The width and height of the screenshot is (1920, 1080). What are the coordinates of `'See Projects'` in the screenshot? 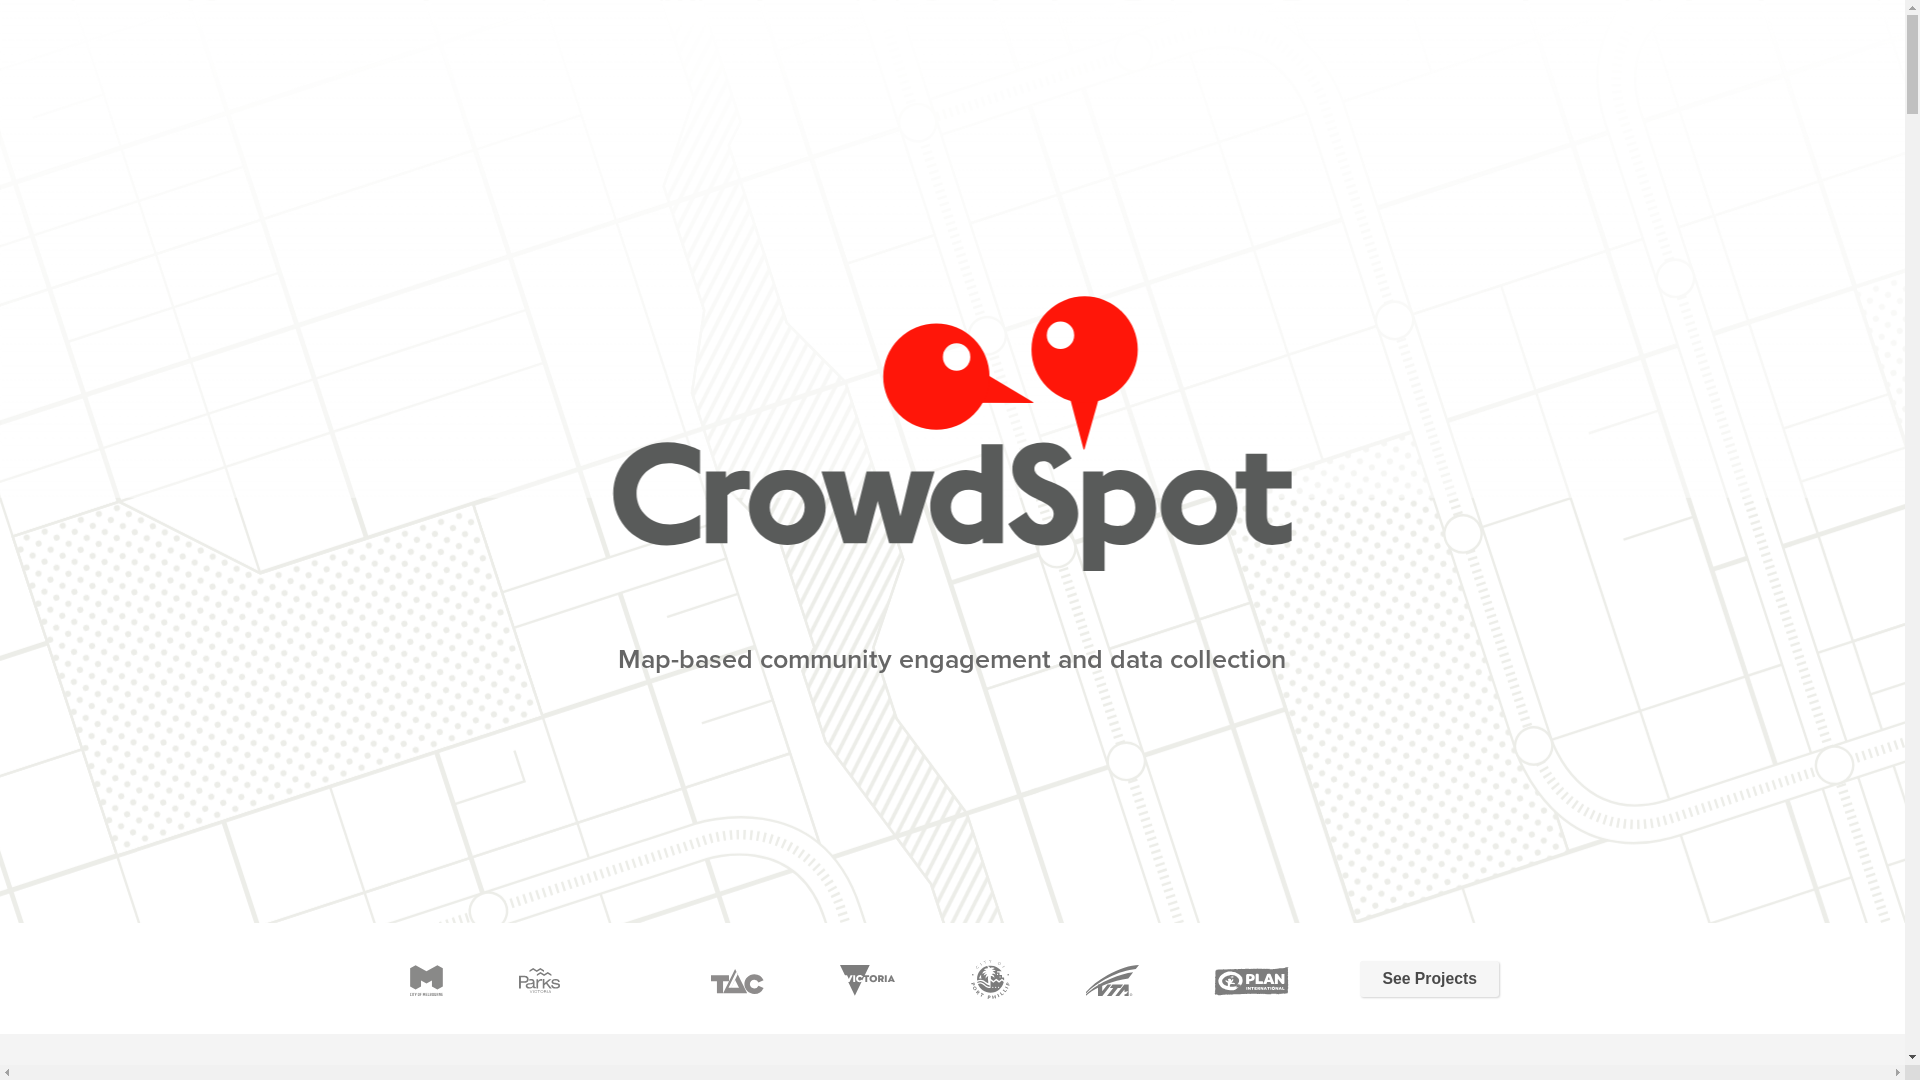 It's located at (1428, 978).